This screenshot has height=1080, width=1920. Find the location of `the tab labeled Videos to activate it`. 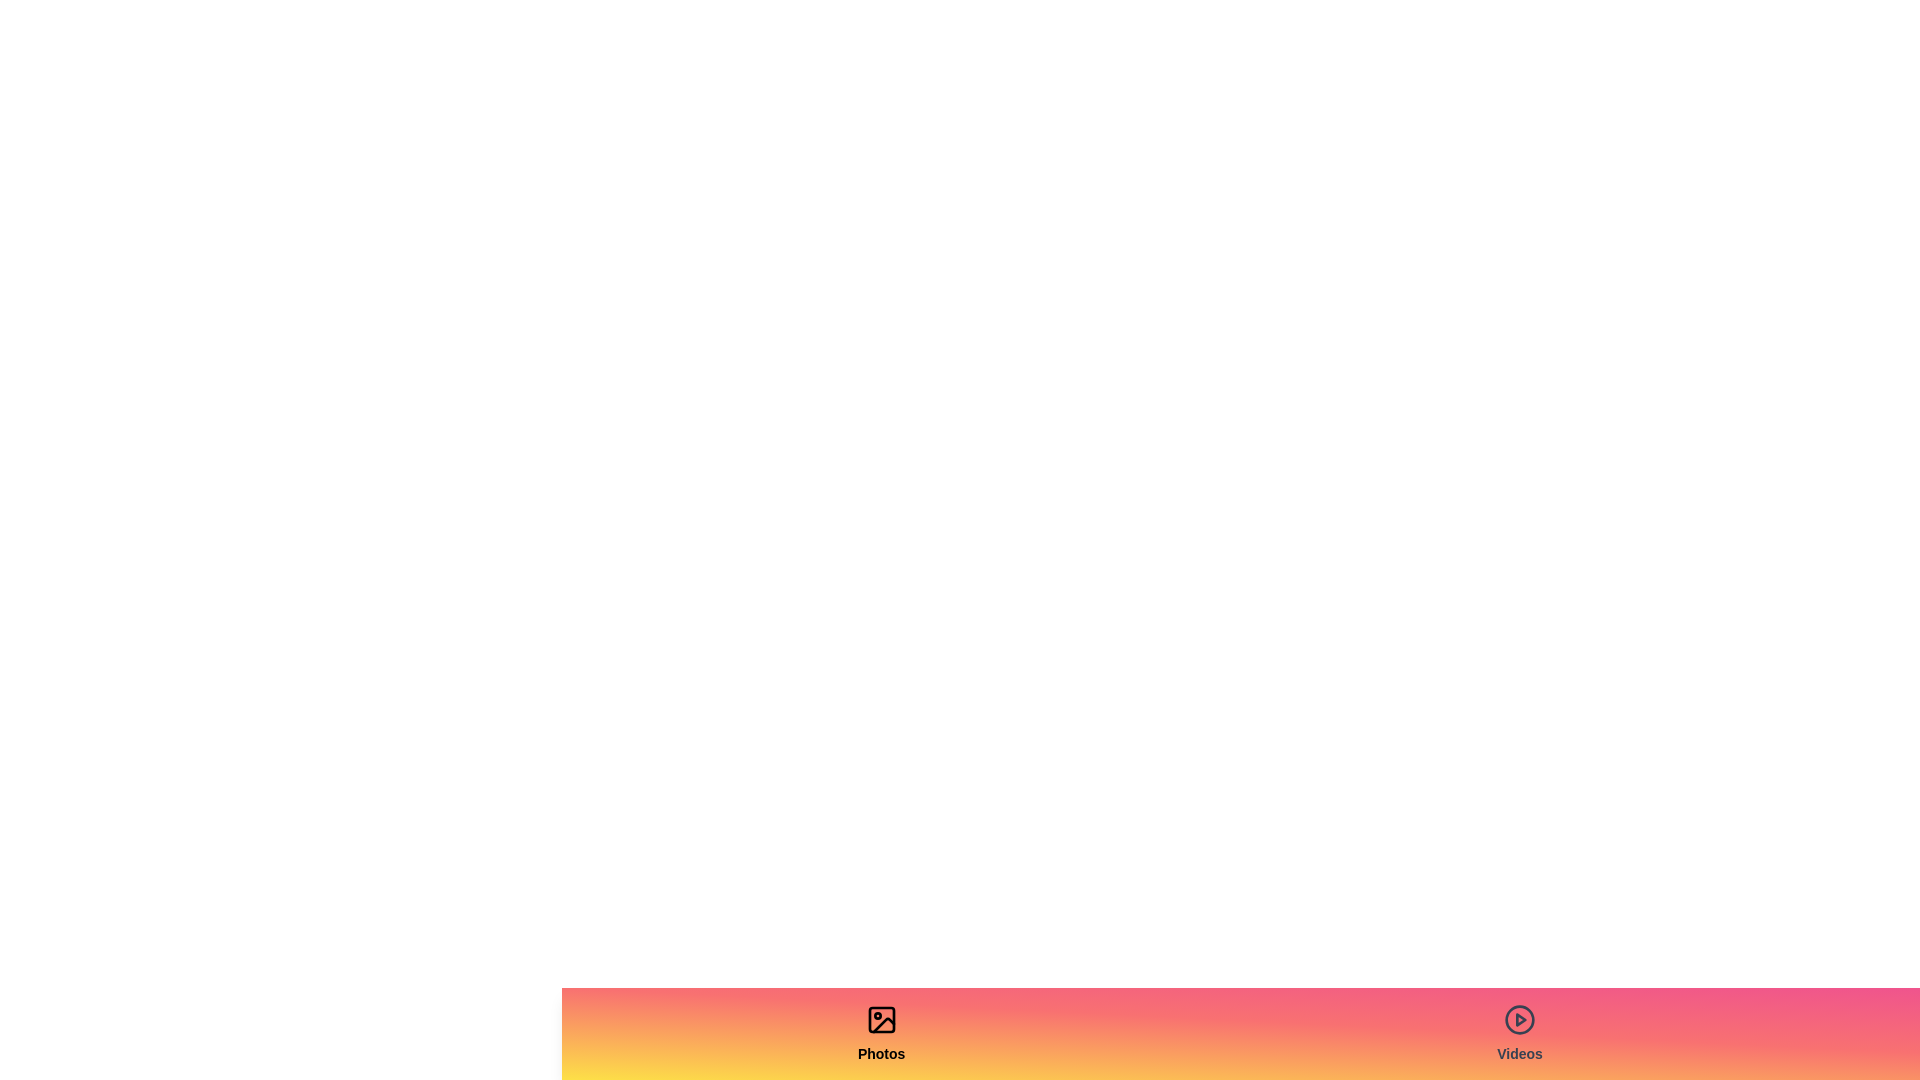

the tab labeled Videos to activate it is located at coordinates (1520, 1033).